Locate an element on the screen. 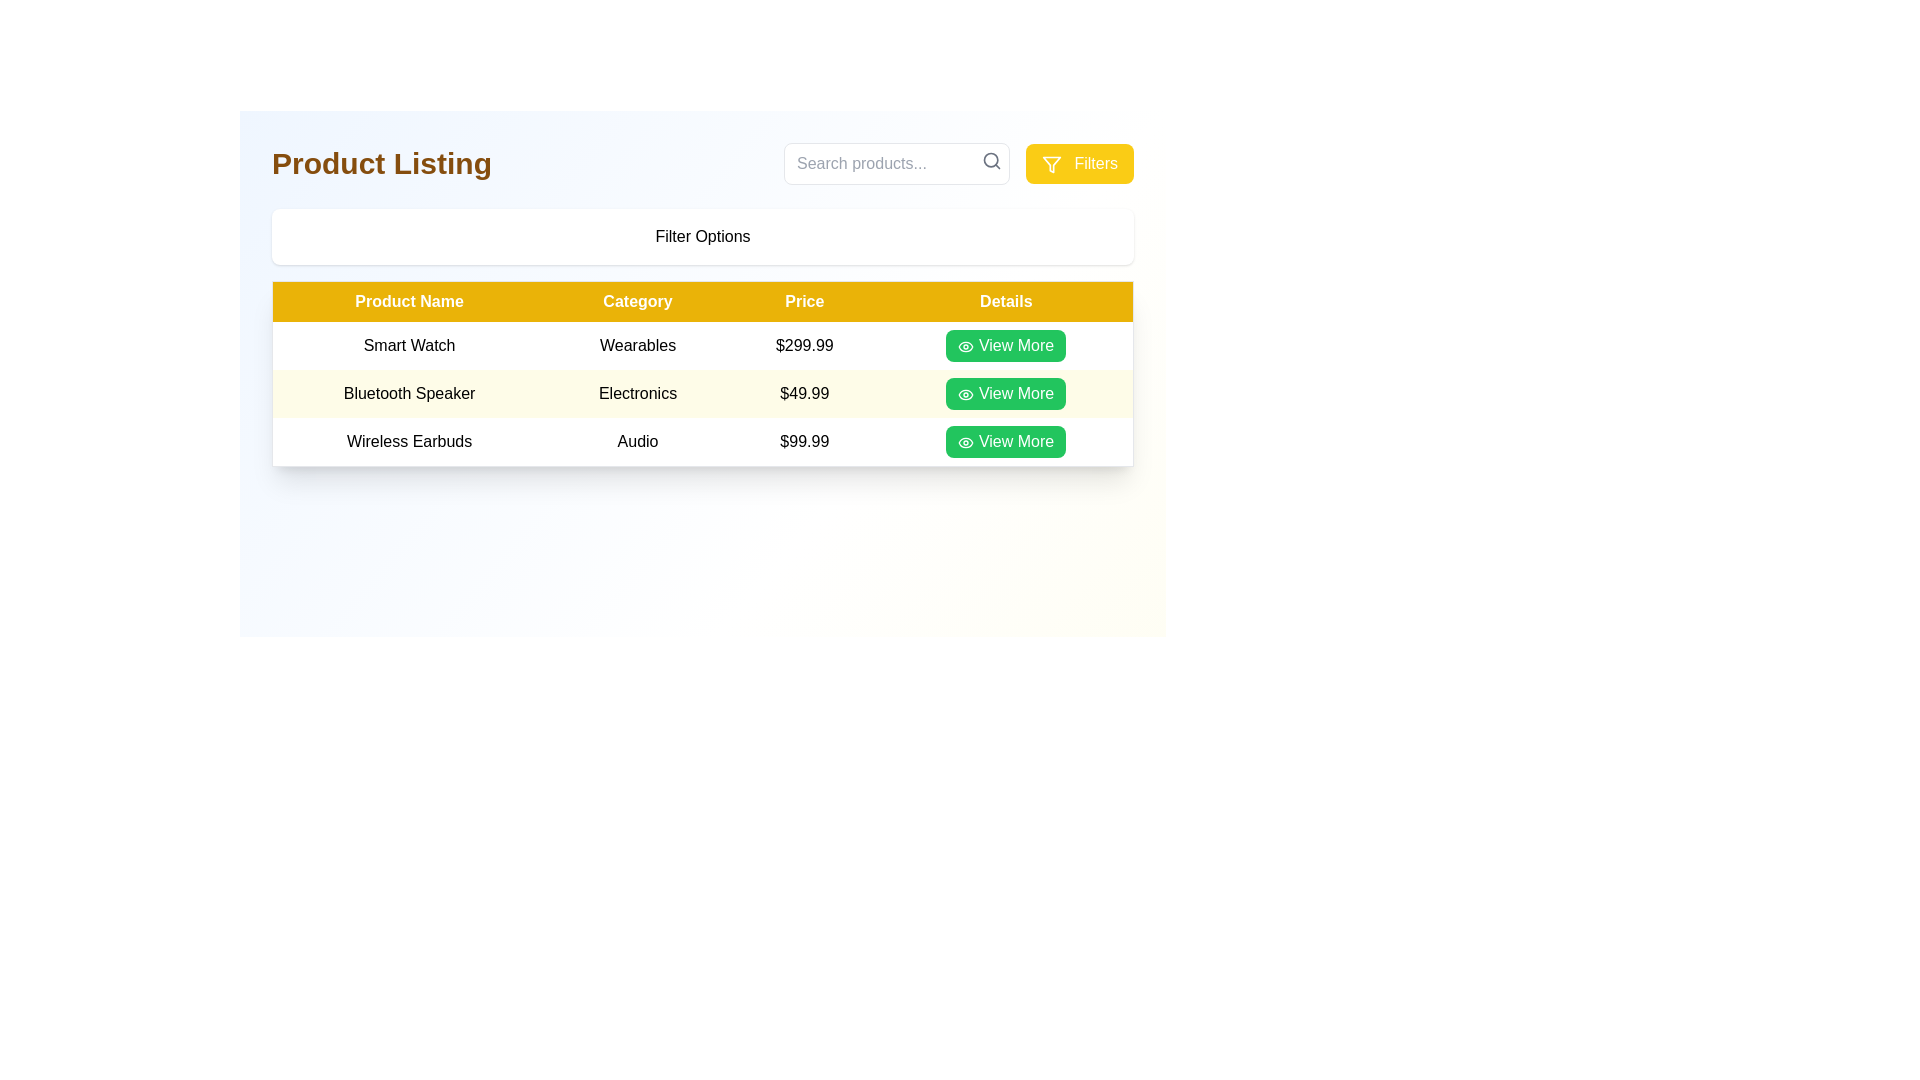 This screenshot has width=1920, height=1080. the small yellow funnel-shaped icon styled as a filter symbol, located to the left of the 'Filters' button in the top-right area of the interface is located at coordinates (1050, 163).